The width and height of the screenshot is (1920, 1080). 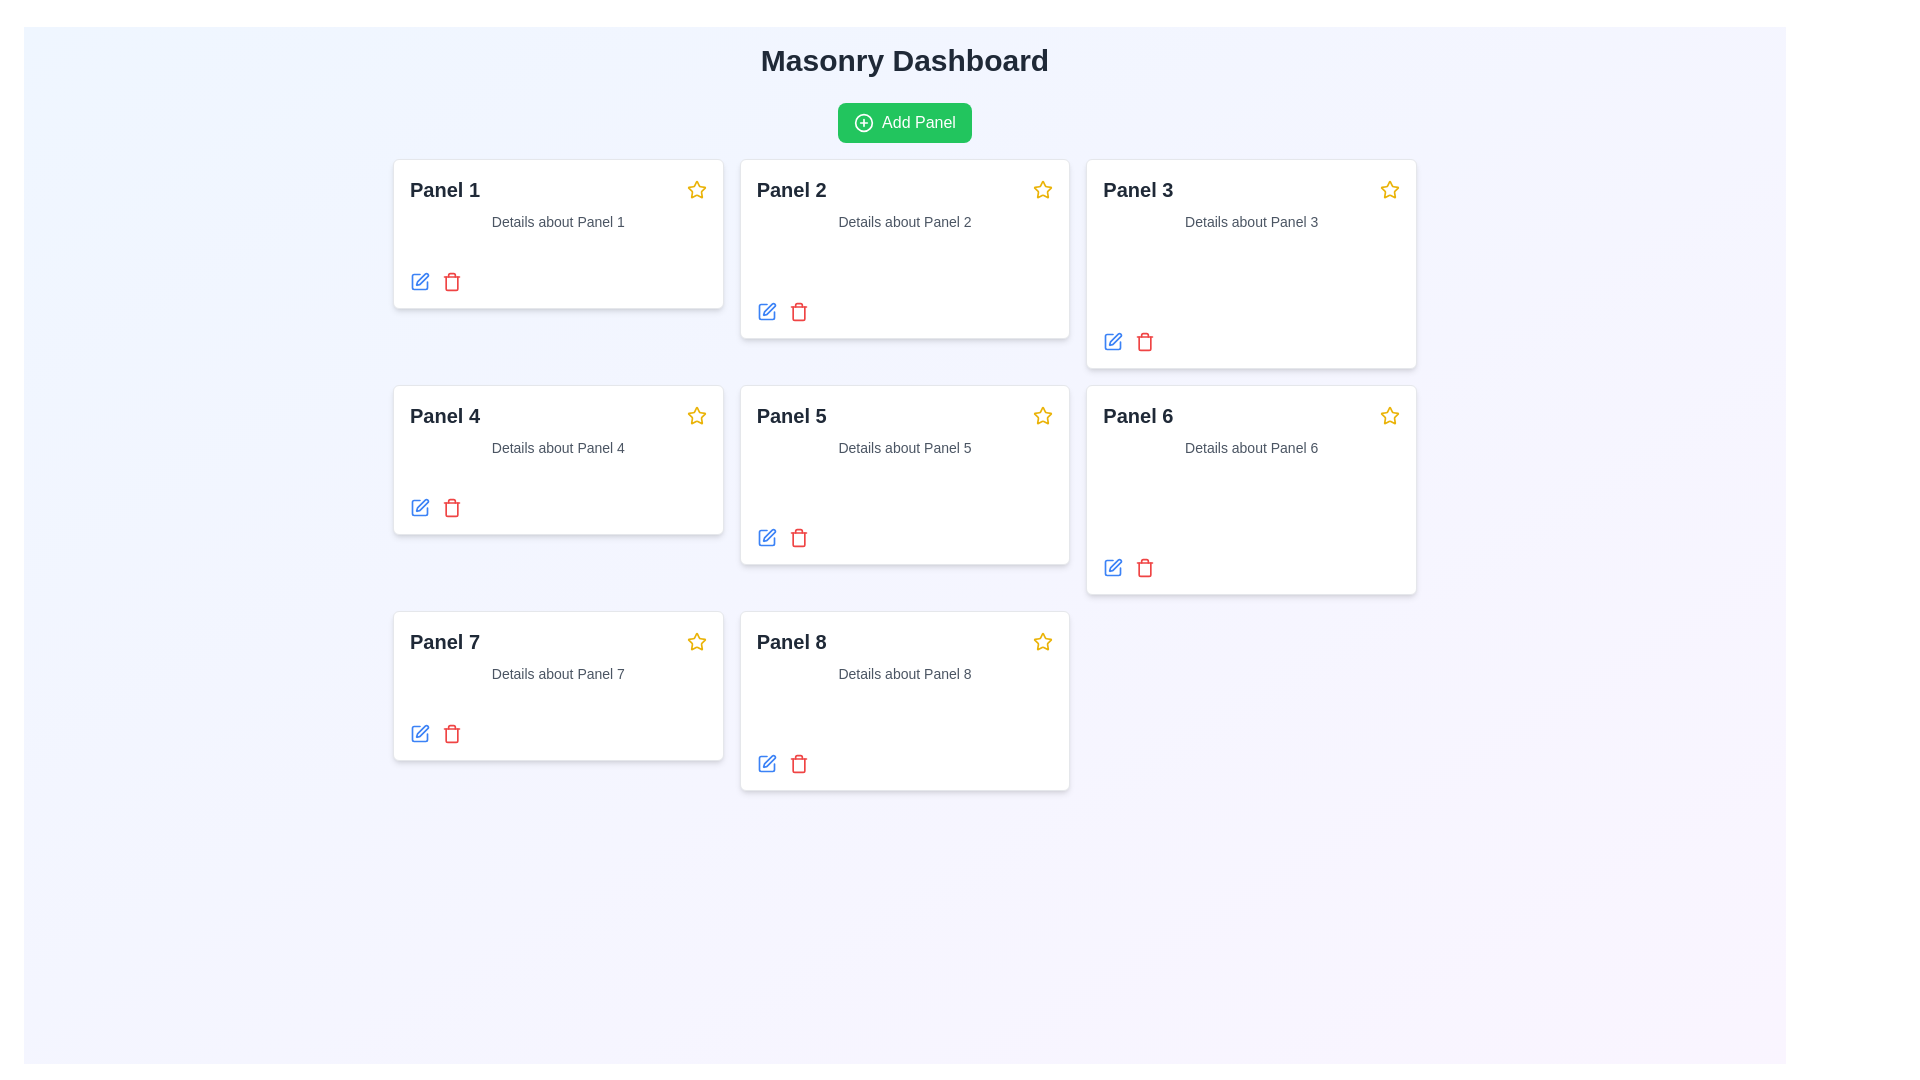 What do you see at coordinates (419, 507) in the screenshot?
I see `the editing icon located at the bottom left of 'Panel 4' card to initiate the editing feature` at bounding box center [419, 507].